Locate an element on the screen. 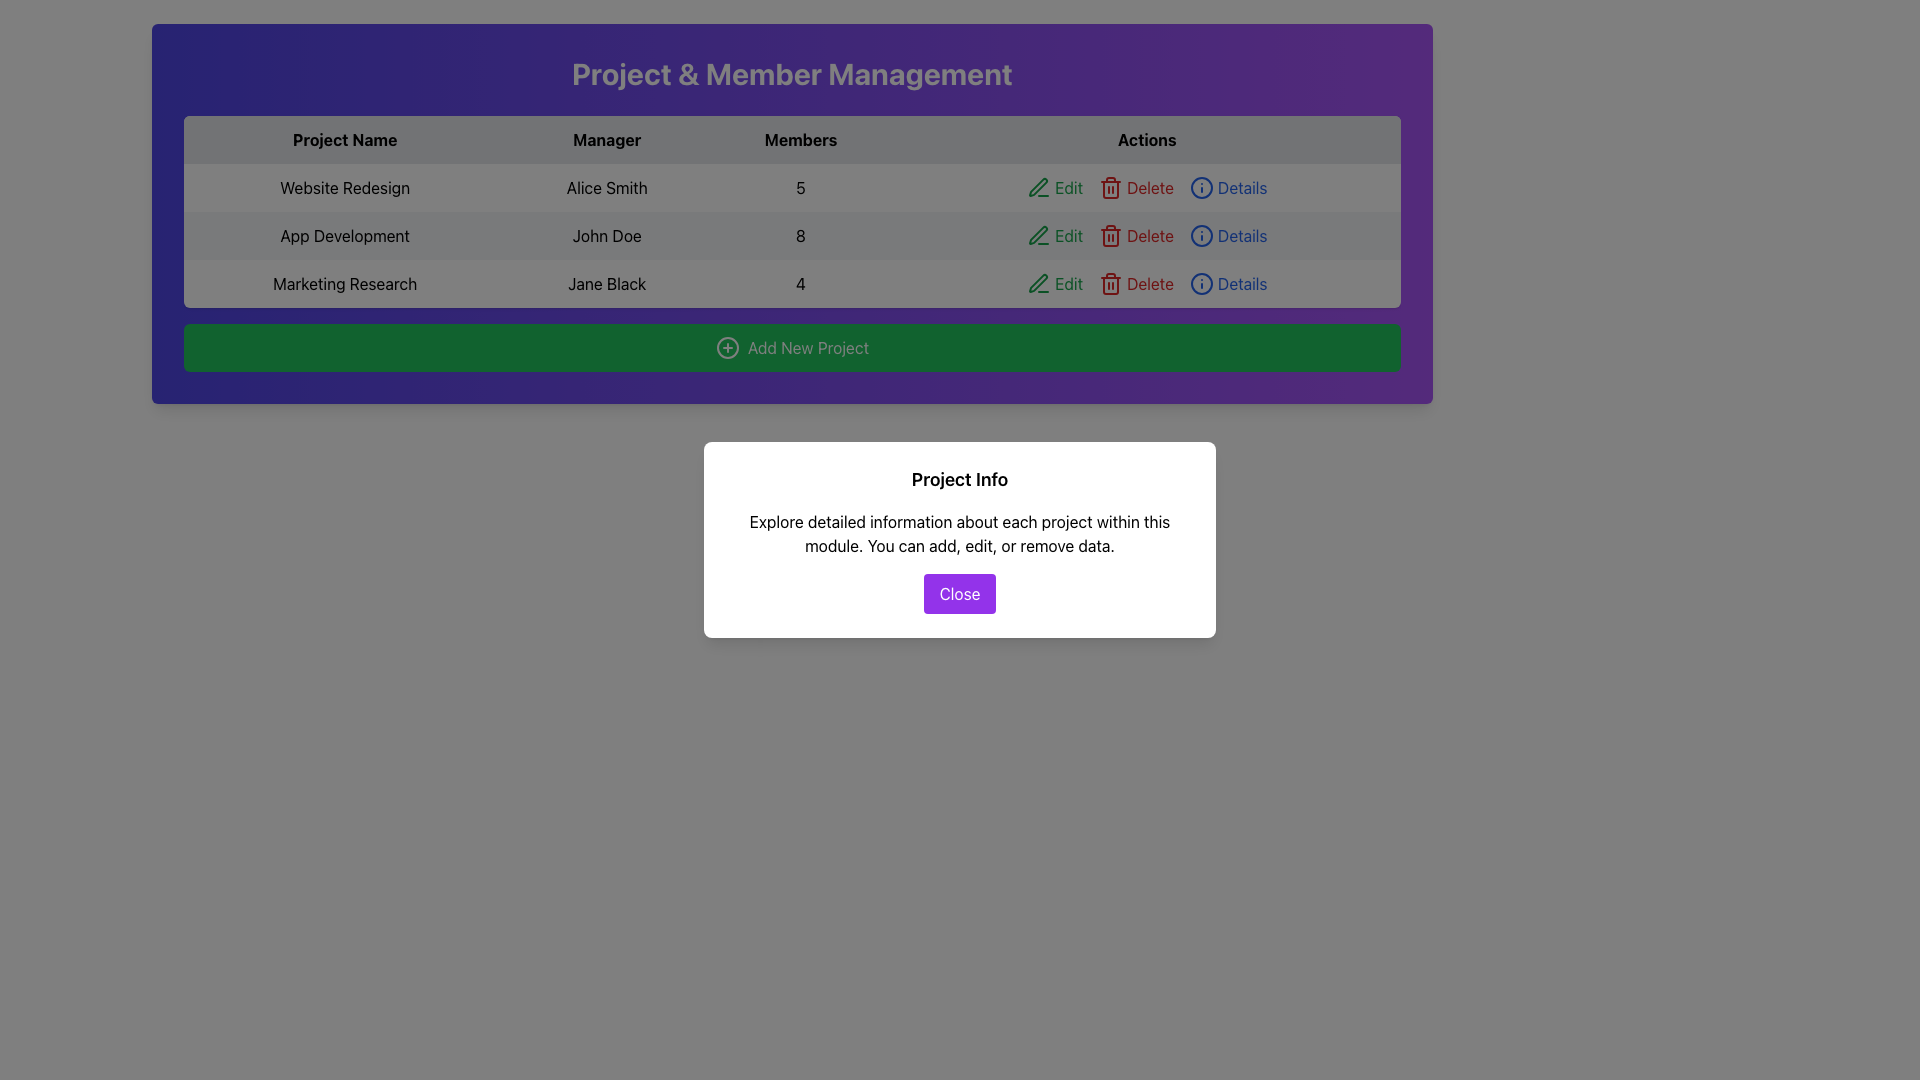 Image resolution: width=1920 pixels, height=1080 pixels. 'Delete' button, which is a trash can icon located in the 'Actions' column of the third row for the project 'Marketing Research', positioned between 'Edit' and 'Details' is located at coordinates (1110, 189).